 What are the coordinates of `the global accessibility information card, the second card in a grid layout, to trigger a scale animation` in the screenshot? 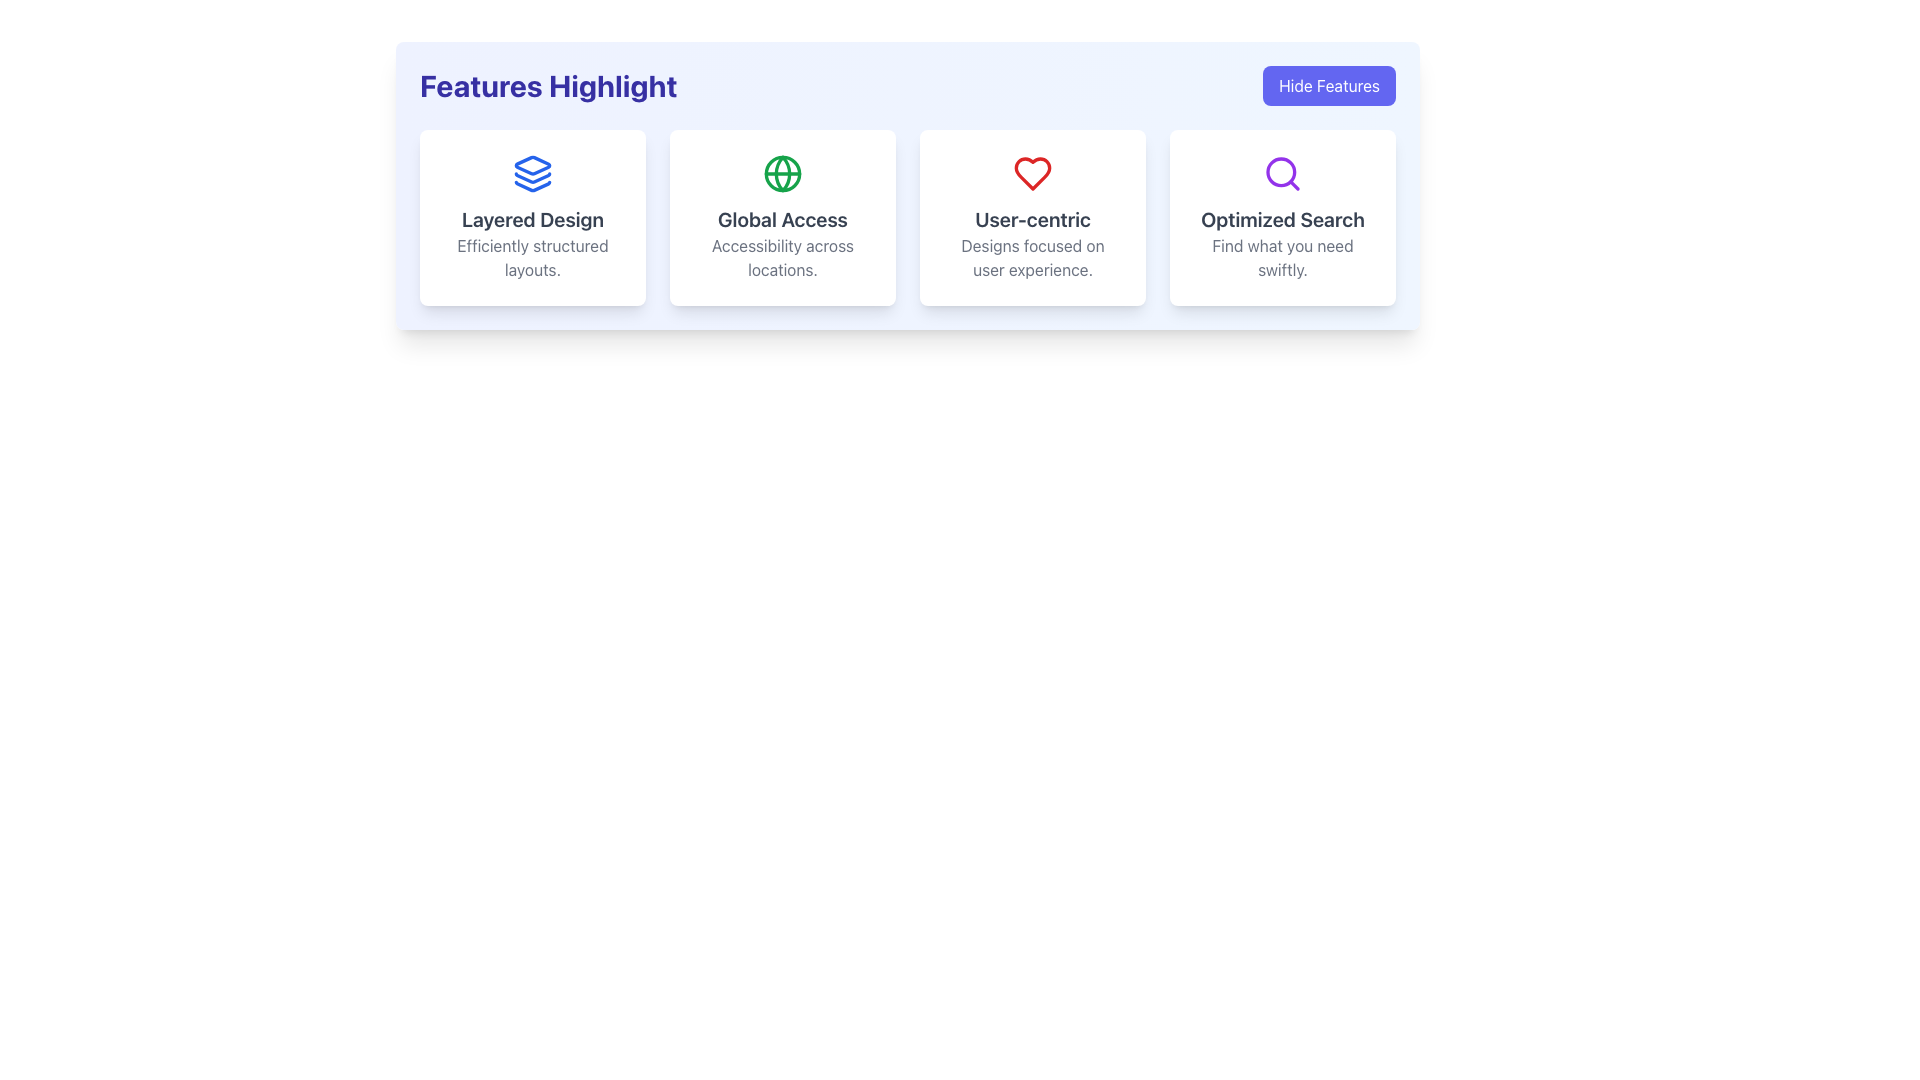 It's located at (781, 218).